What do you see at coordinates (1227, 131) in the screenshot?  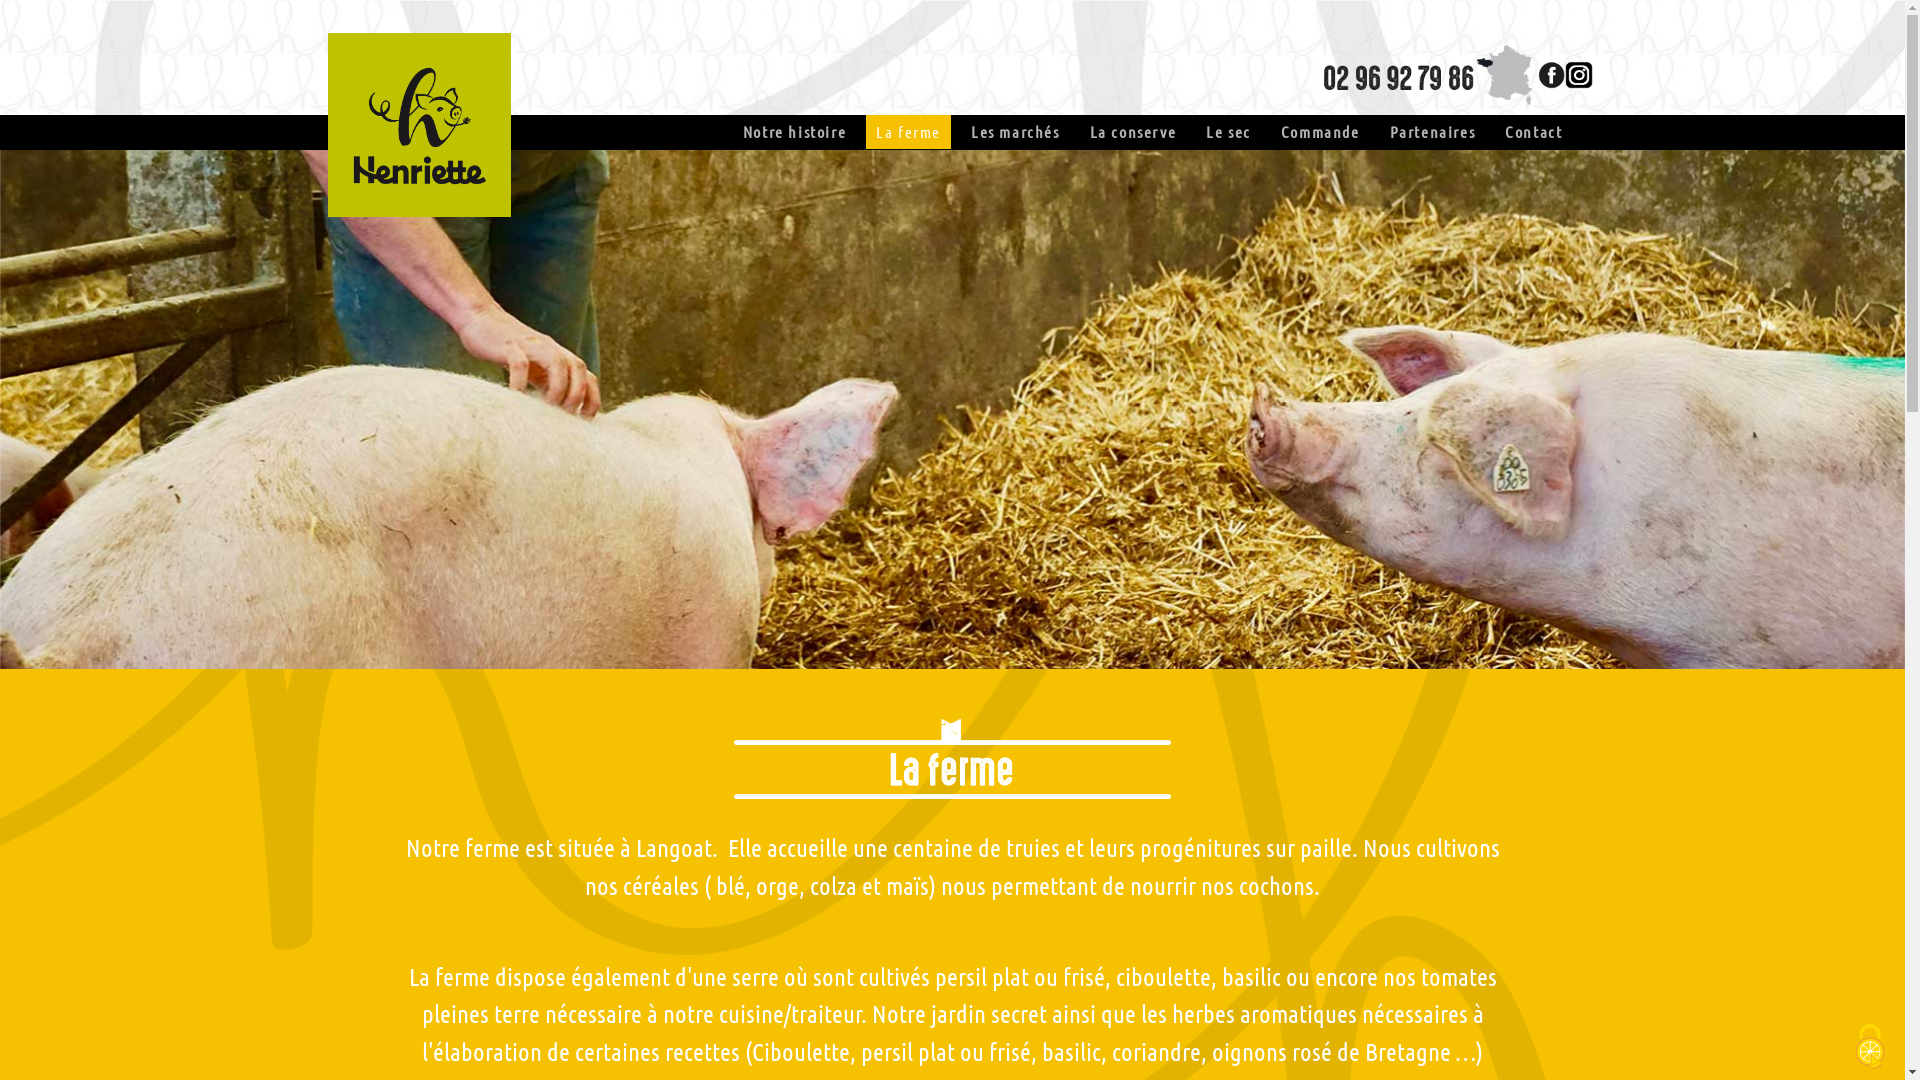 I see `'Le sec'` at bounding box center [1227, 131].